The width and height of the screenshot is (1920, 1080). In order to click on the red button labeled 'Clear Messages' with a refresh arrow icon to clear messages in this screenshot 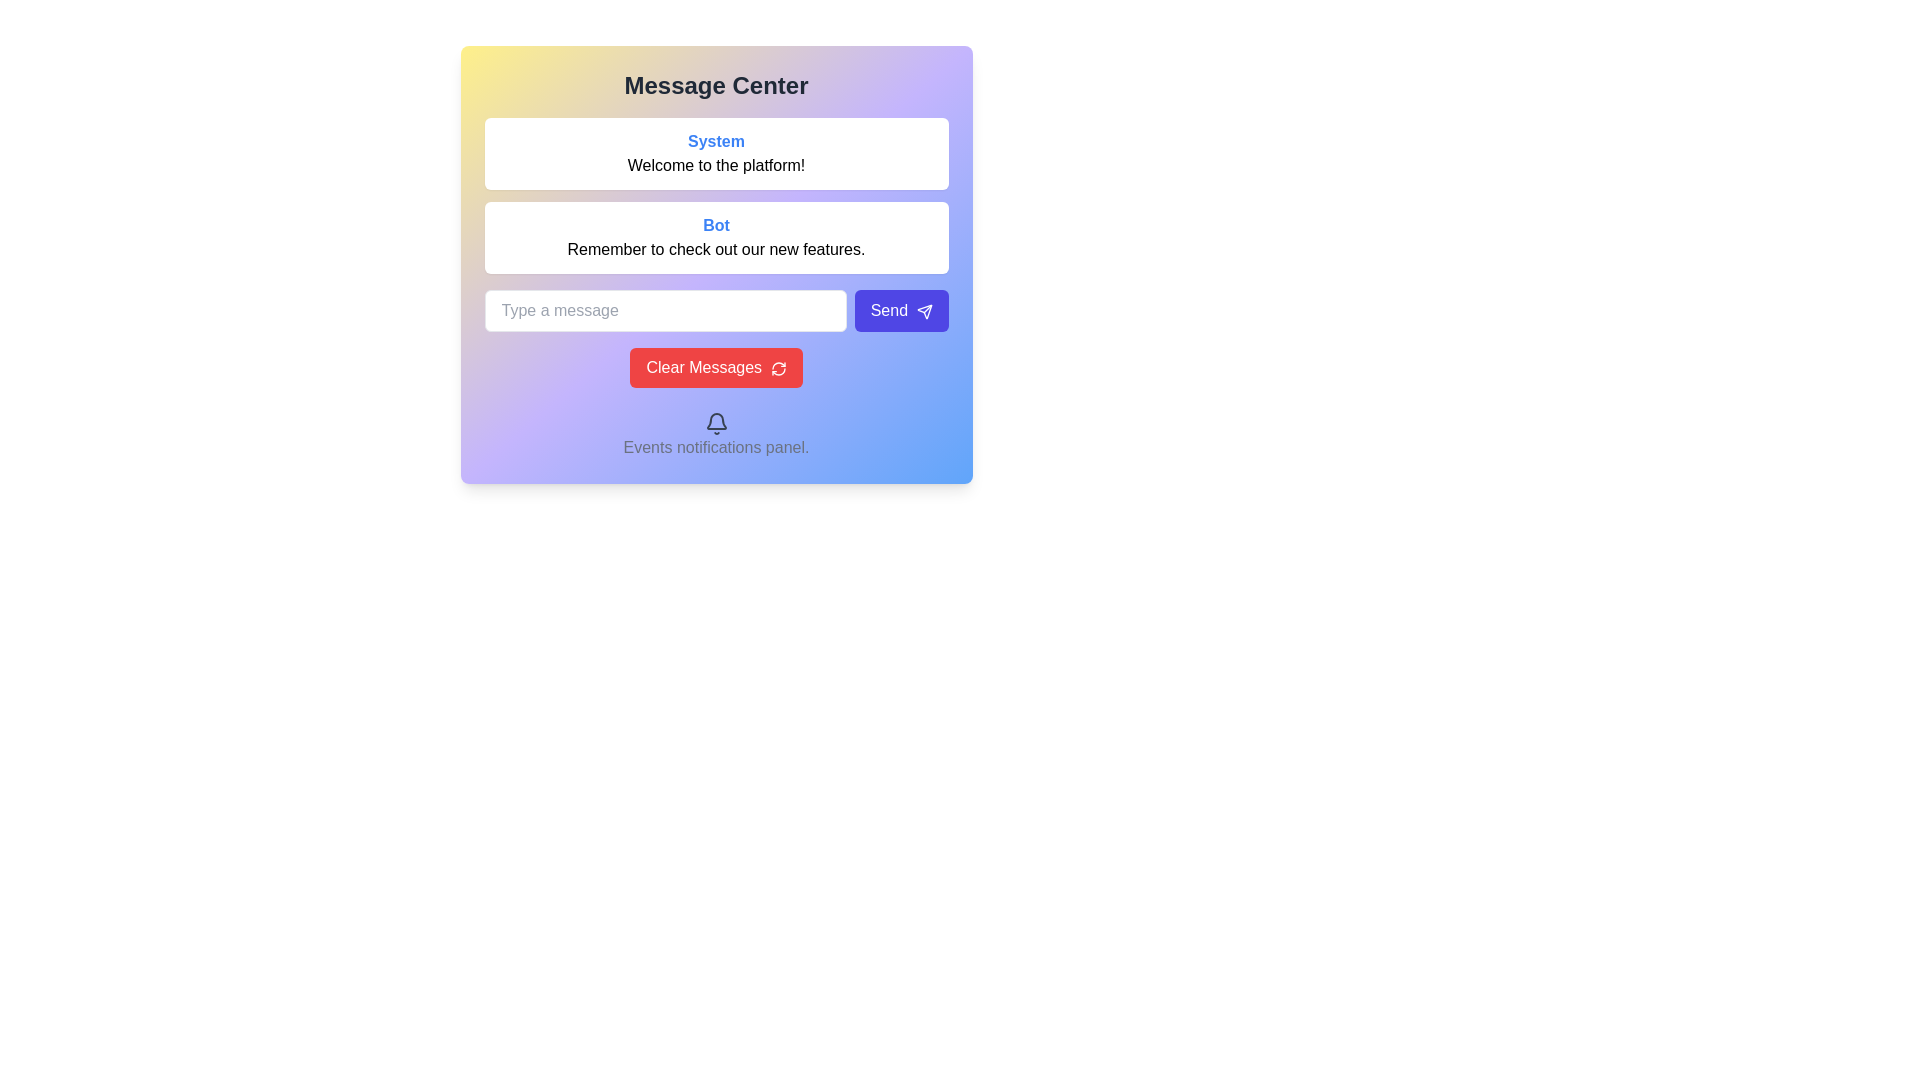, I will do `click(716, 367)`.